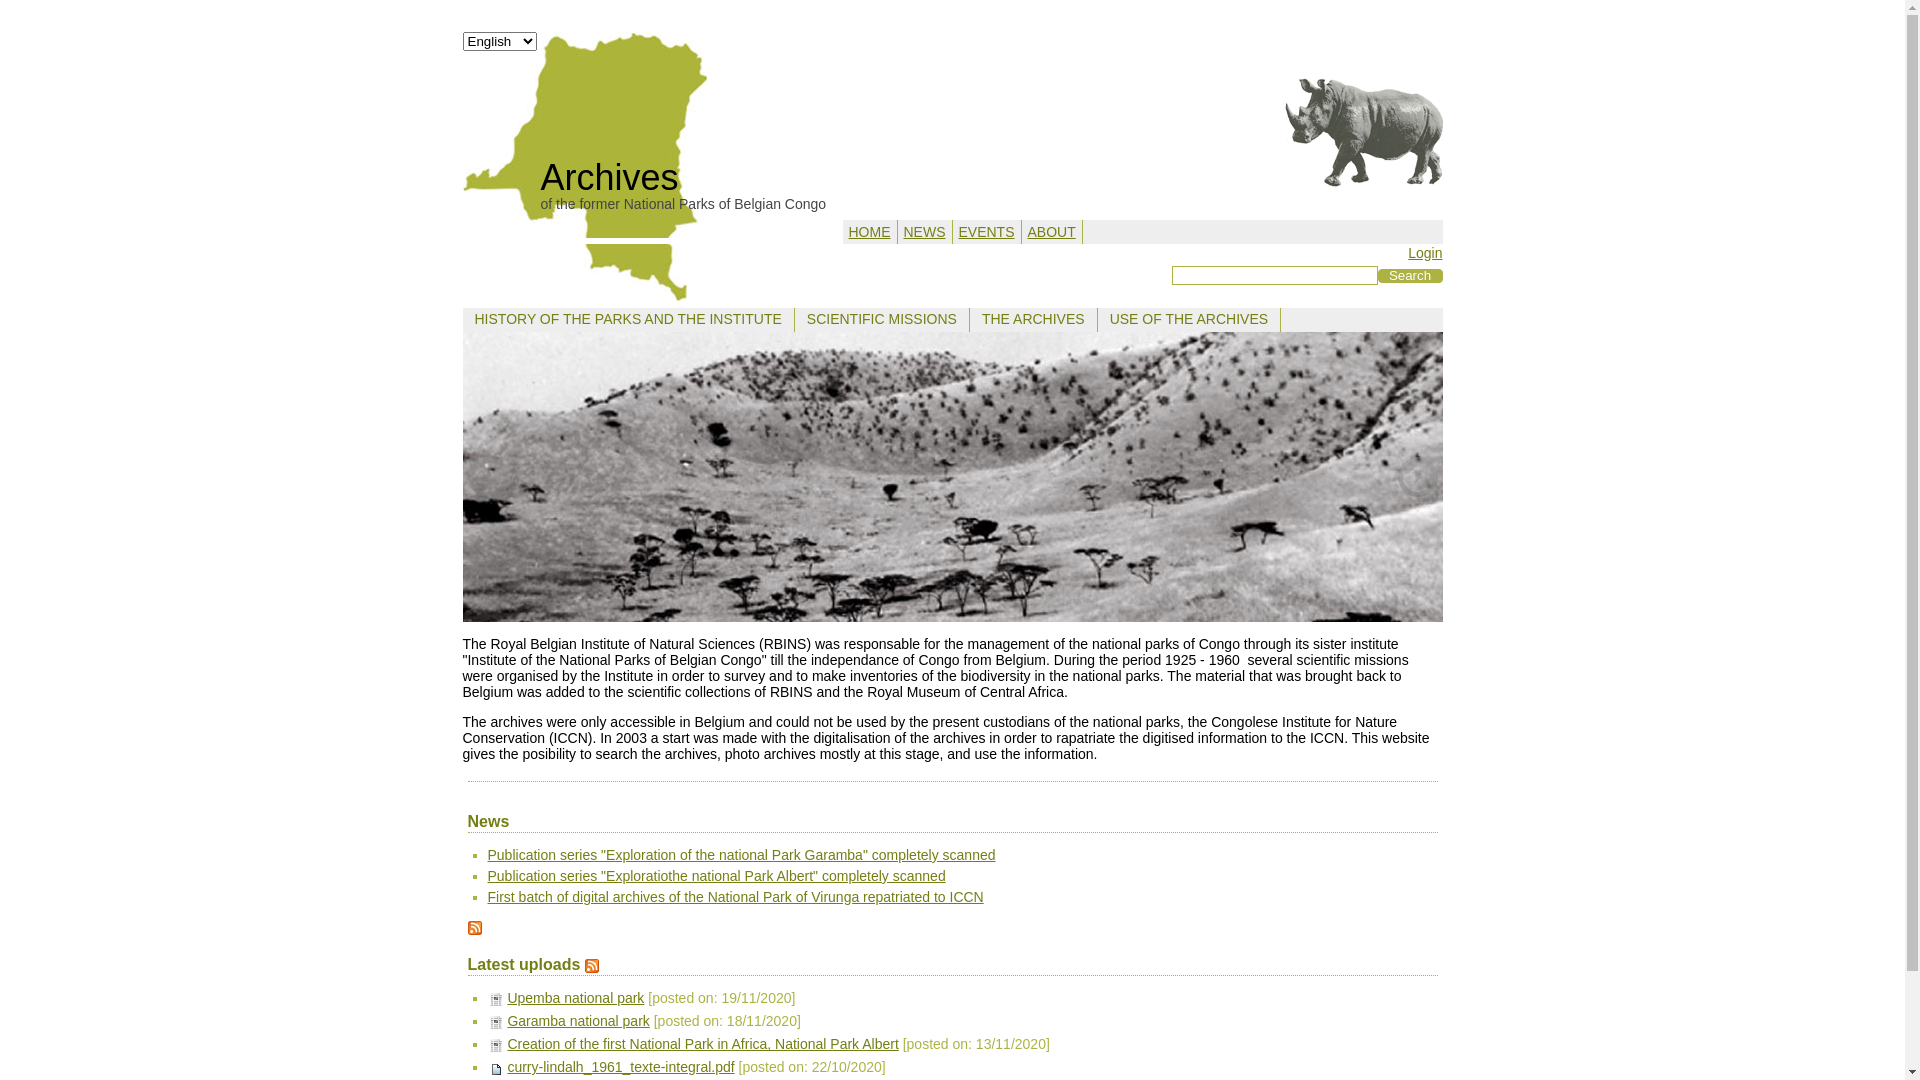  Describe the element at coordinates (1416, 477) in the screenshot. I see `'Next'` at that location.